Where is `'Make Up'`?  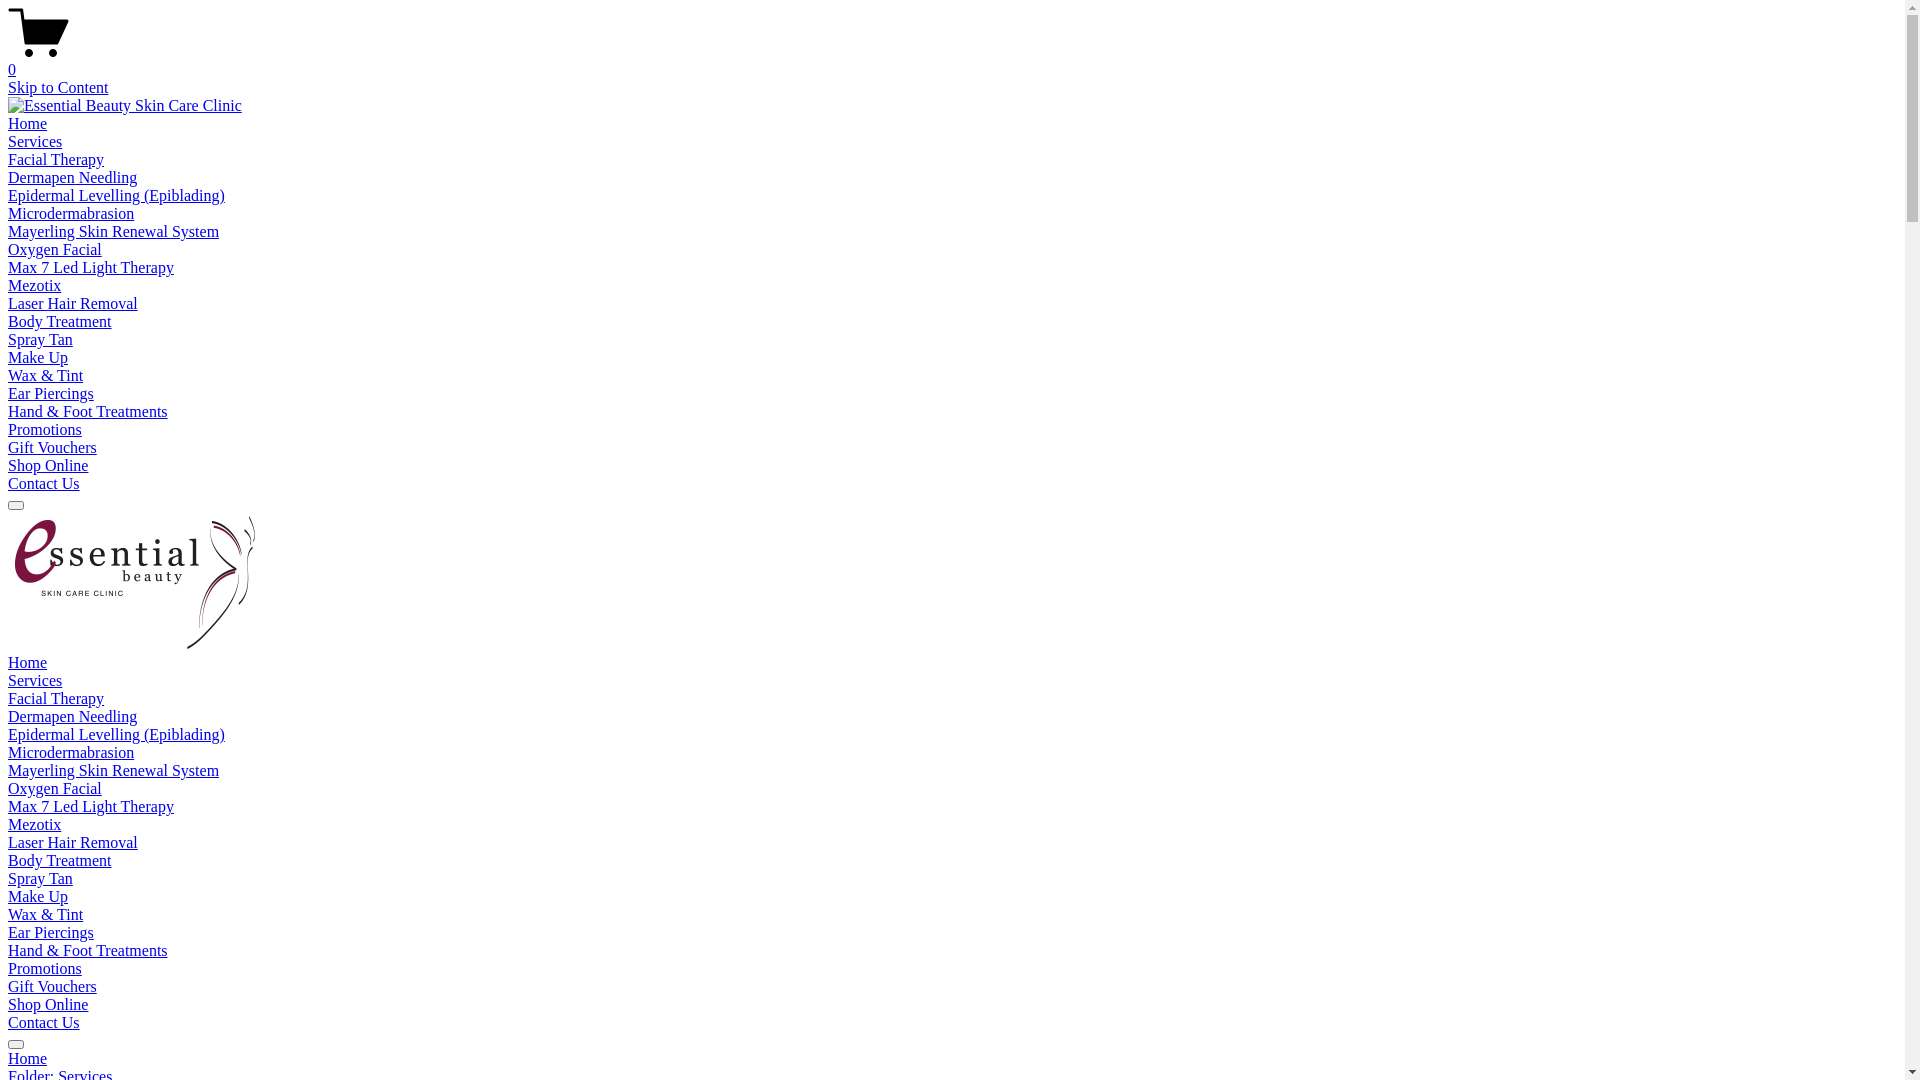 'Make Up' is located at coordinates (38, 895).